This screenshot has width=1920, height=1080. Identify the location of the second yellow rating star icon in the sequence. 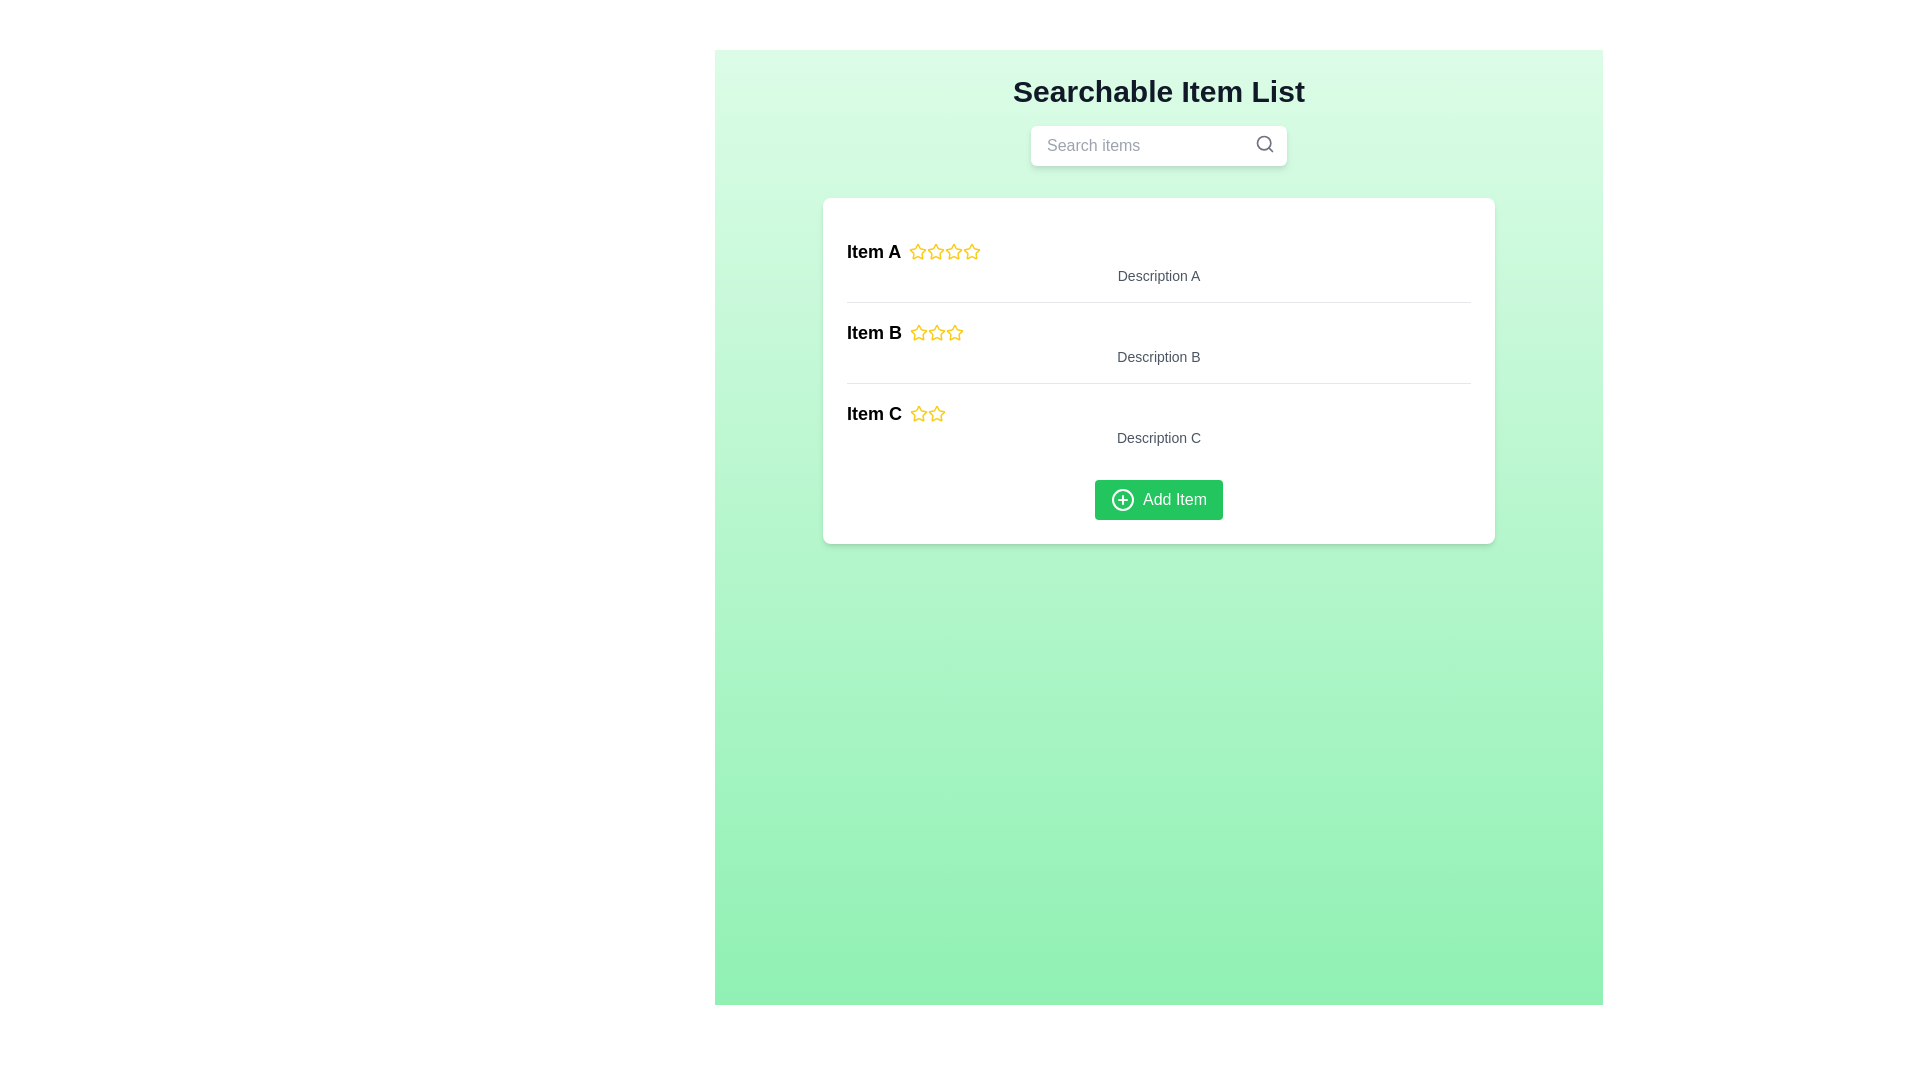
(935, 331).